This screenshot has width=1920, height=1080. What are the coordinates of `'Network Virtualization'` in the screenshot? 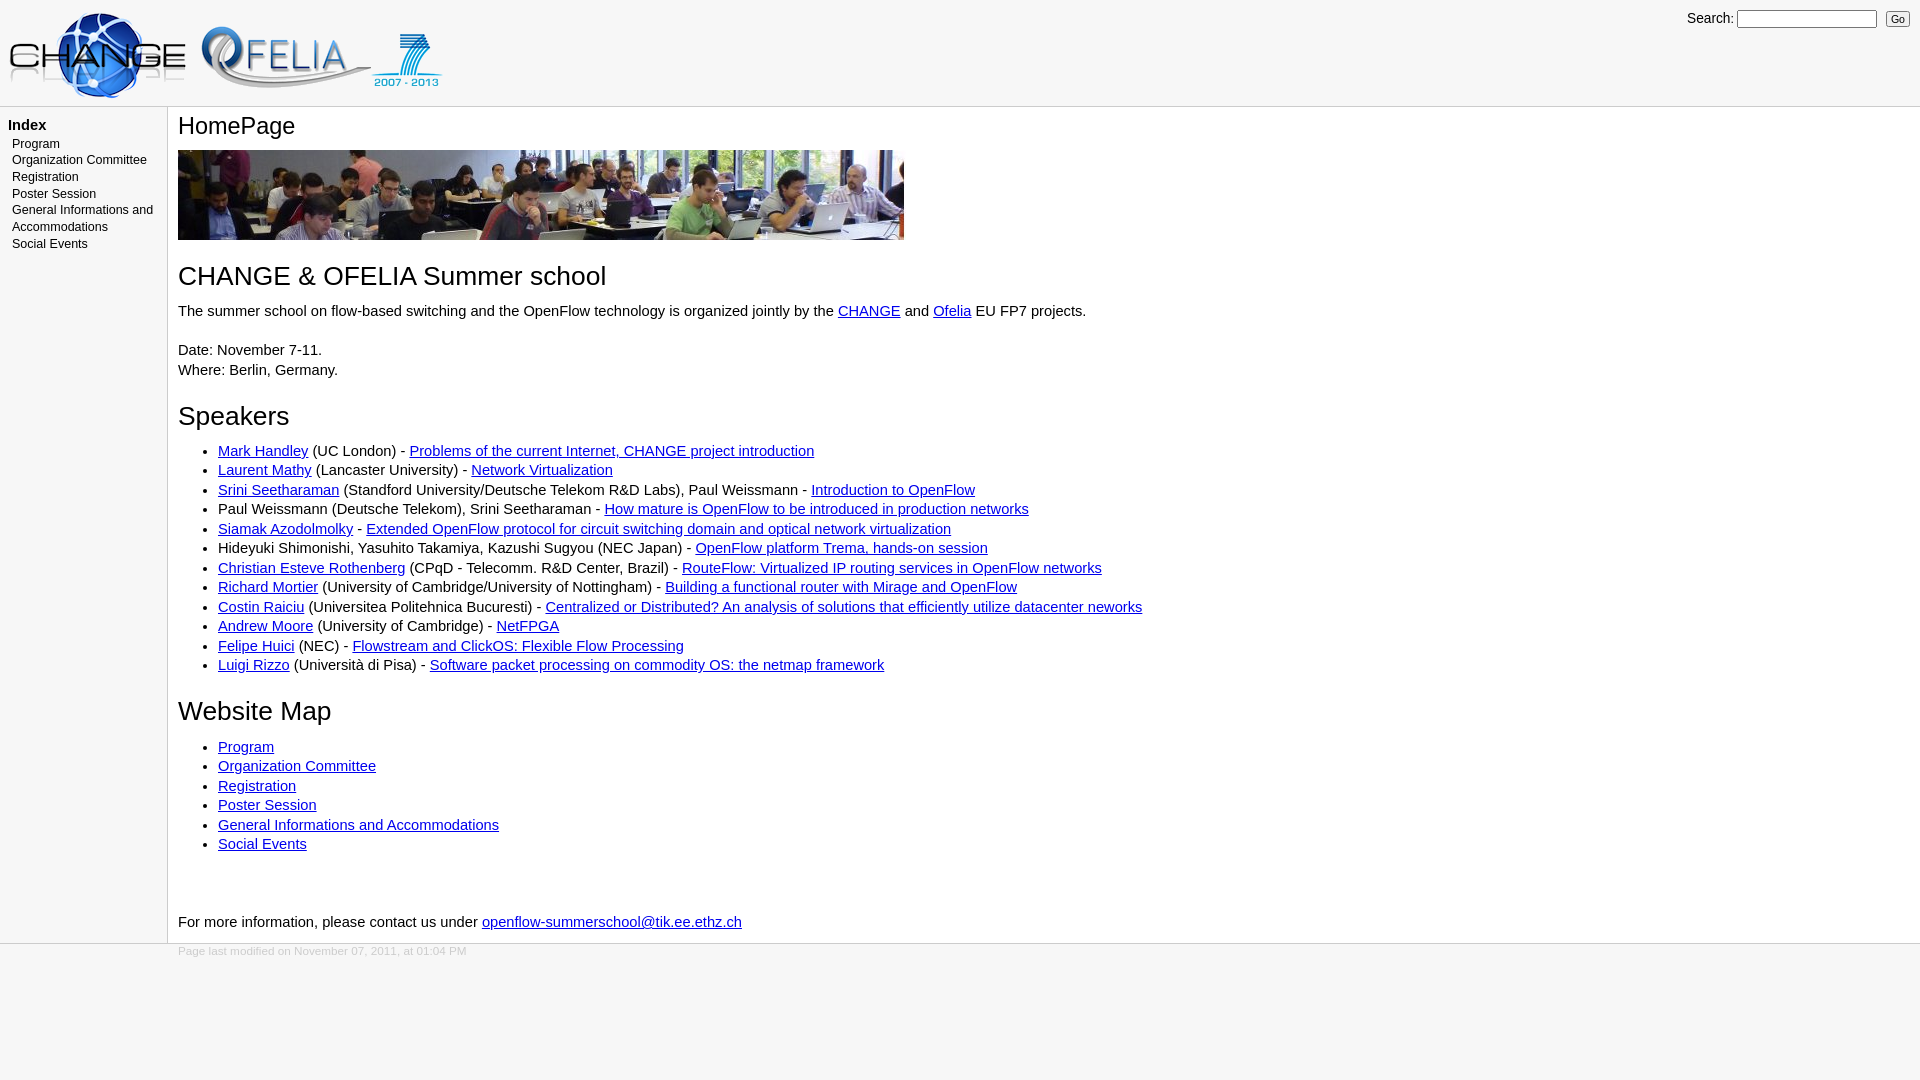 It's located at (541, 470).